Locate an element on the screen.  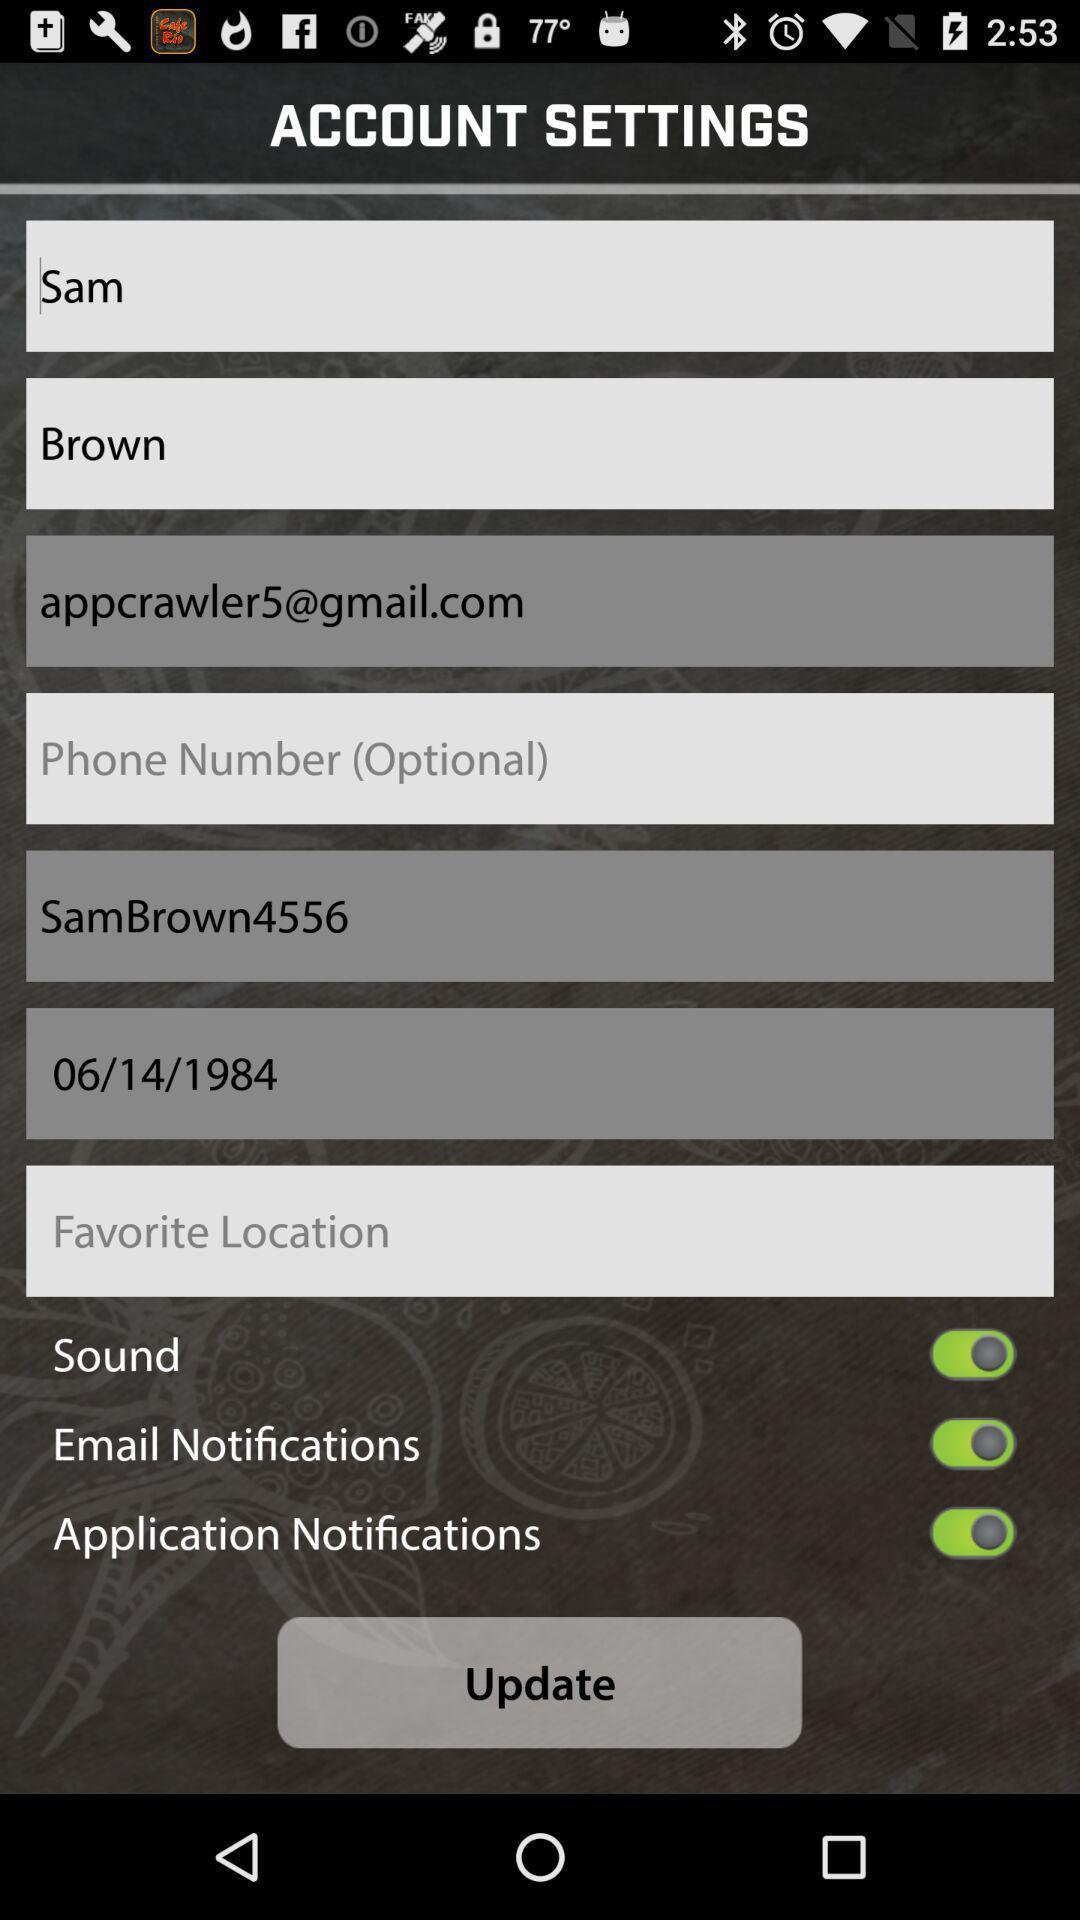
phone number field is located at coordinates (540, 757).